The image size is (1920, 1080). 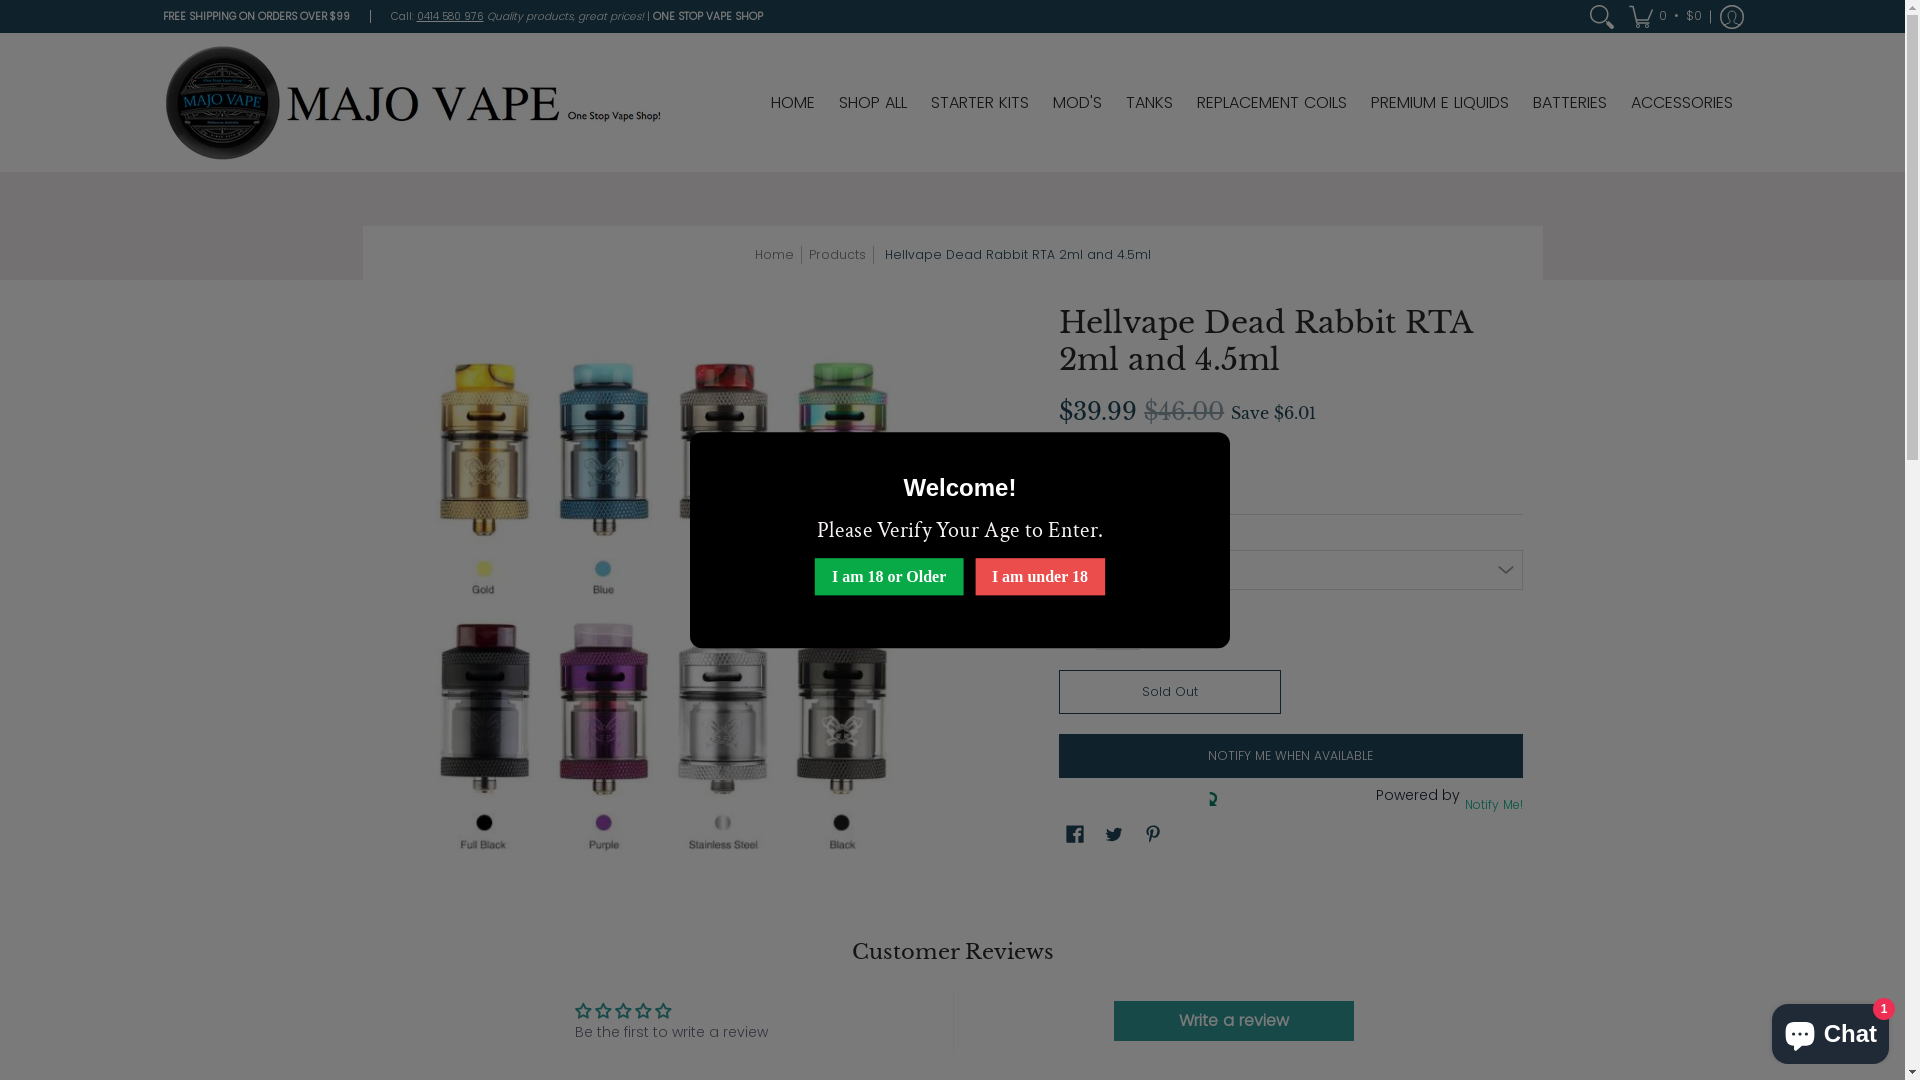 What do you see at coordinates (1583, 16) in the screenshot?
I see `'Search'` at bounding box center [1583, 16].